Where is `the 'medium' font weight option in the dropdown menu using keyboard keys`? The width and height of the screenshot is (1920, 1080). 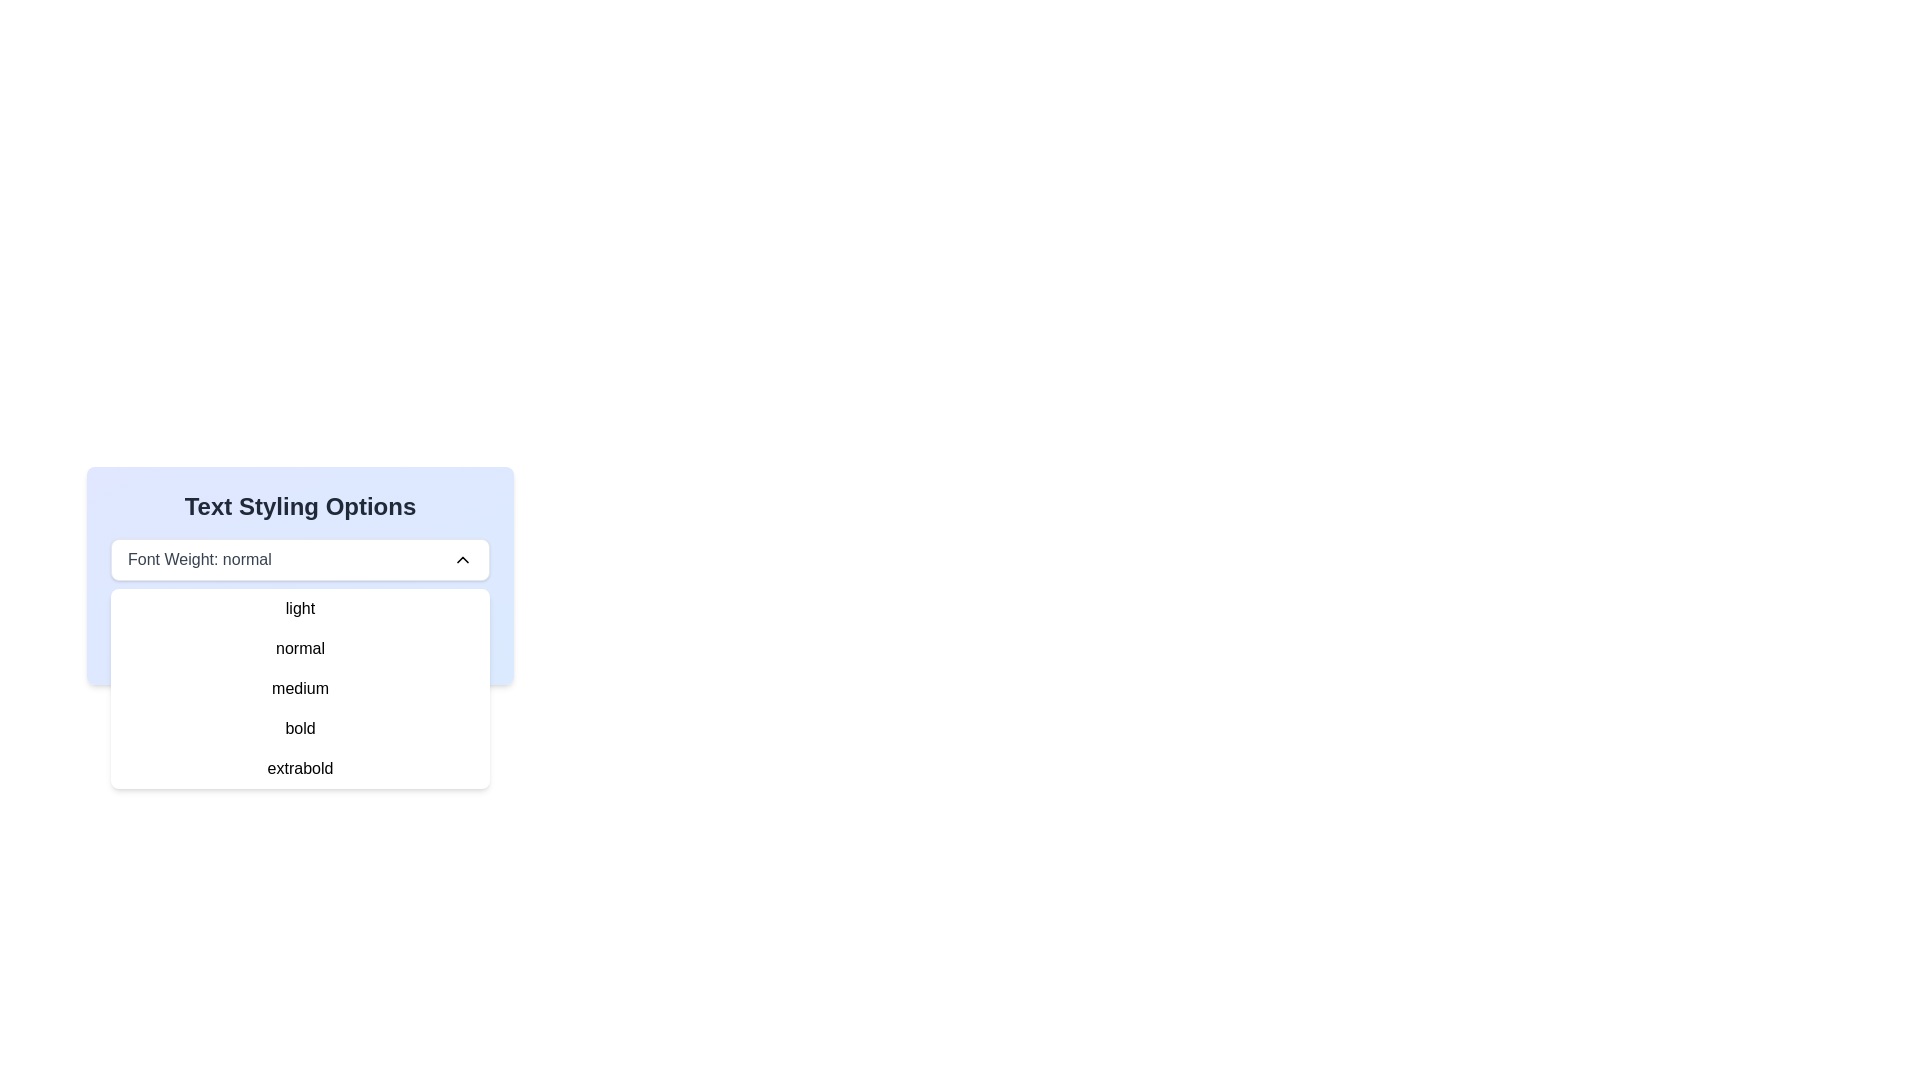 the 'medium' font weight option in the dropdown menu using keyboard keys is located at coordinates (299, 688).